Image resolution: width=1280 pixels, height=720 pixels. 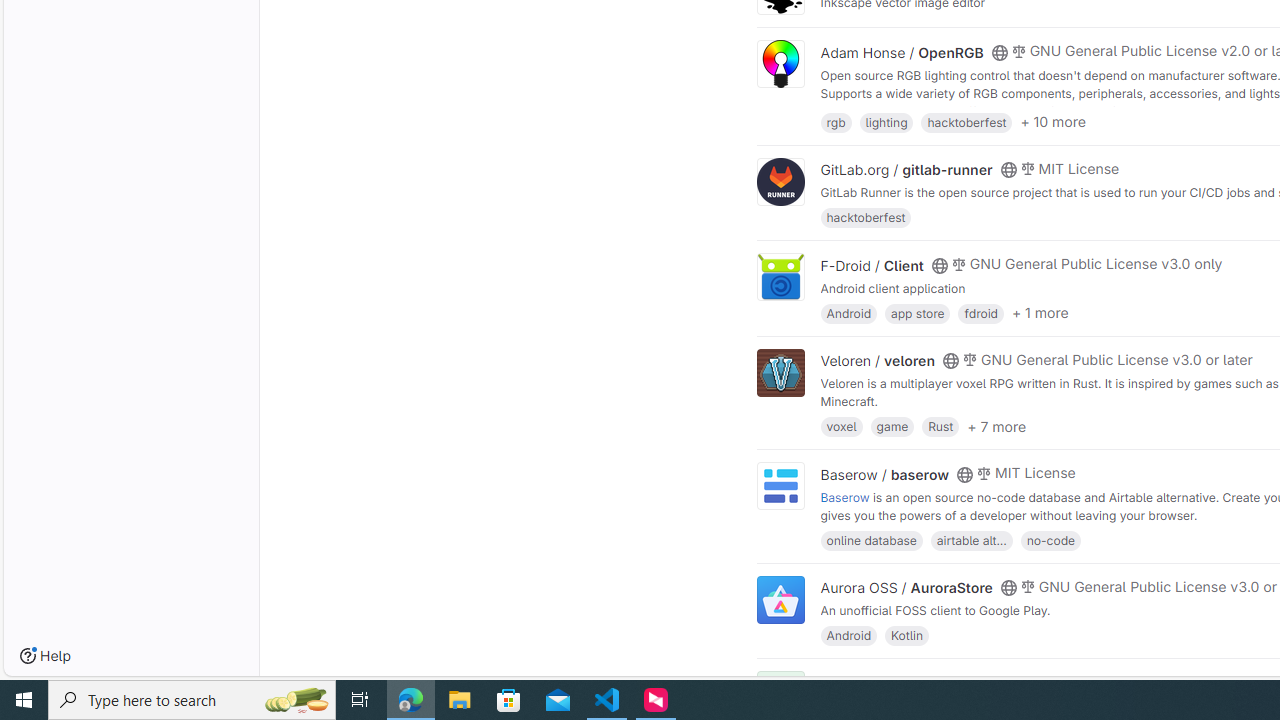 I want to click on 'no-code', so click(x=1049, y=538).